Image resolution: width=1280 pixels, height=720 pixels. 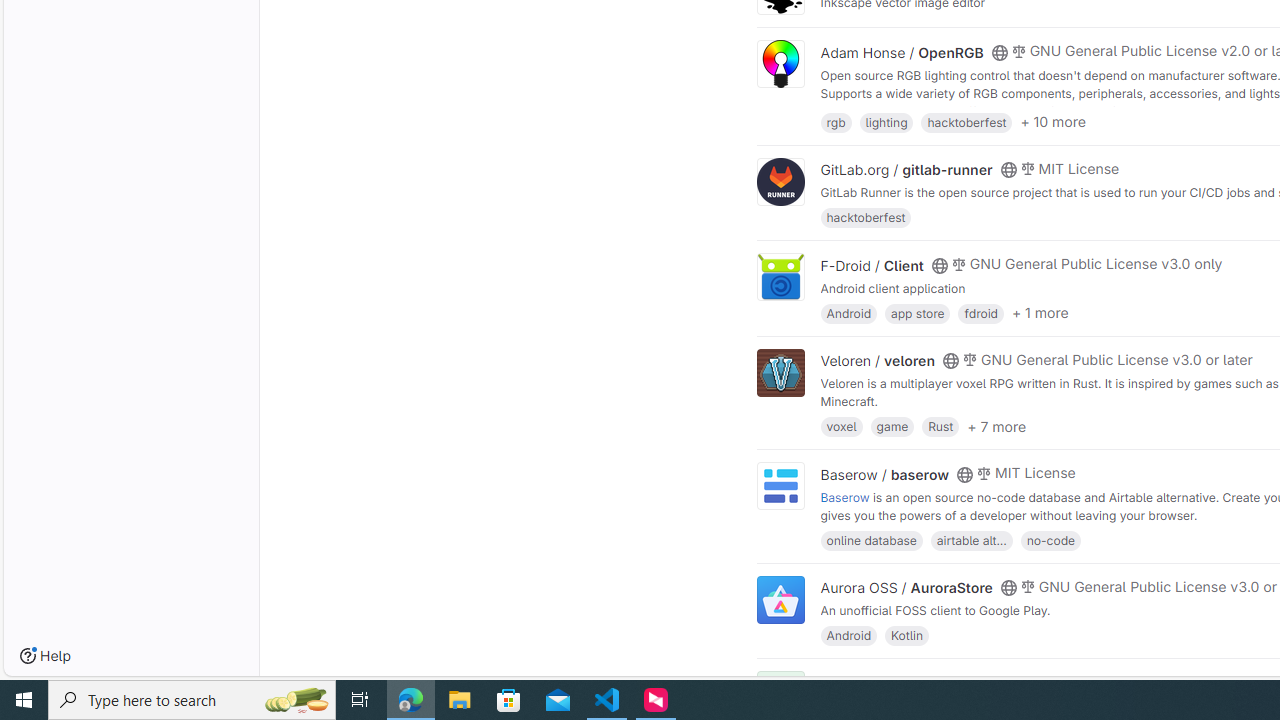 I want to click on 'no-code', so click(x=1049, y=538).